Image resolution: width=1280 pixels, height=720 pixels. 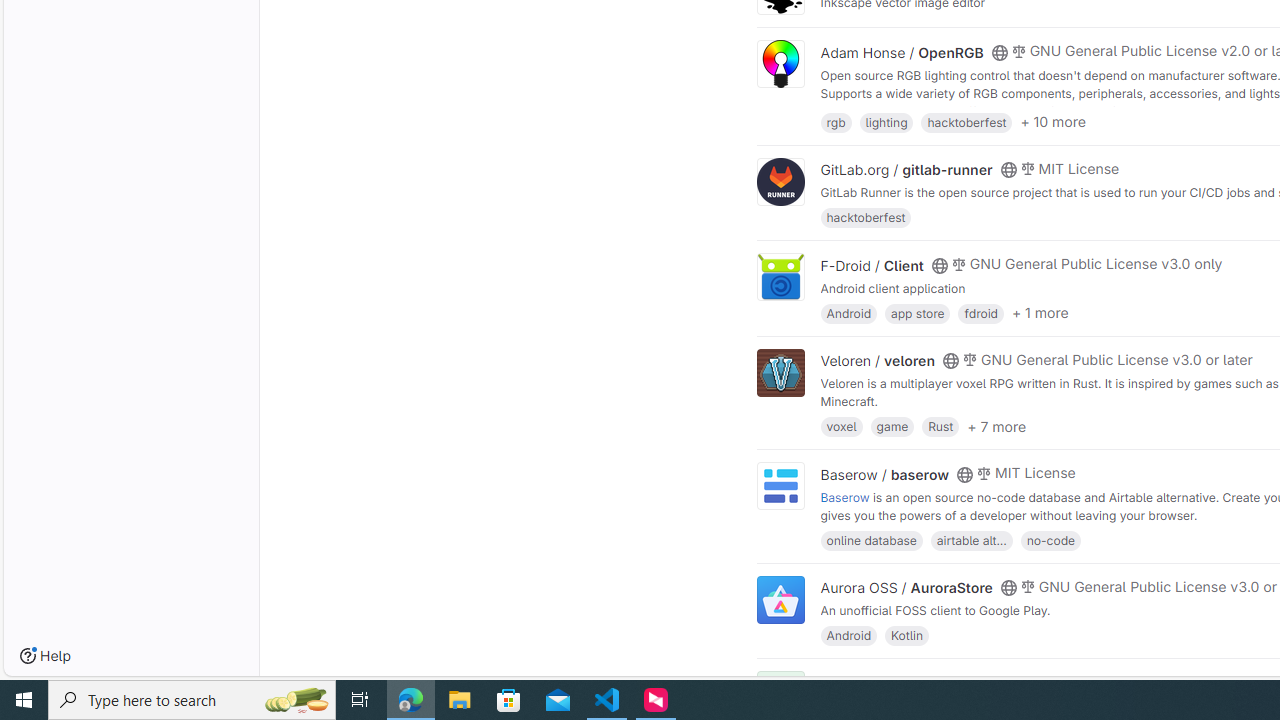 I want to click on 'no-code', so click(x=1049, y=538).